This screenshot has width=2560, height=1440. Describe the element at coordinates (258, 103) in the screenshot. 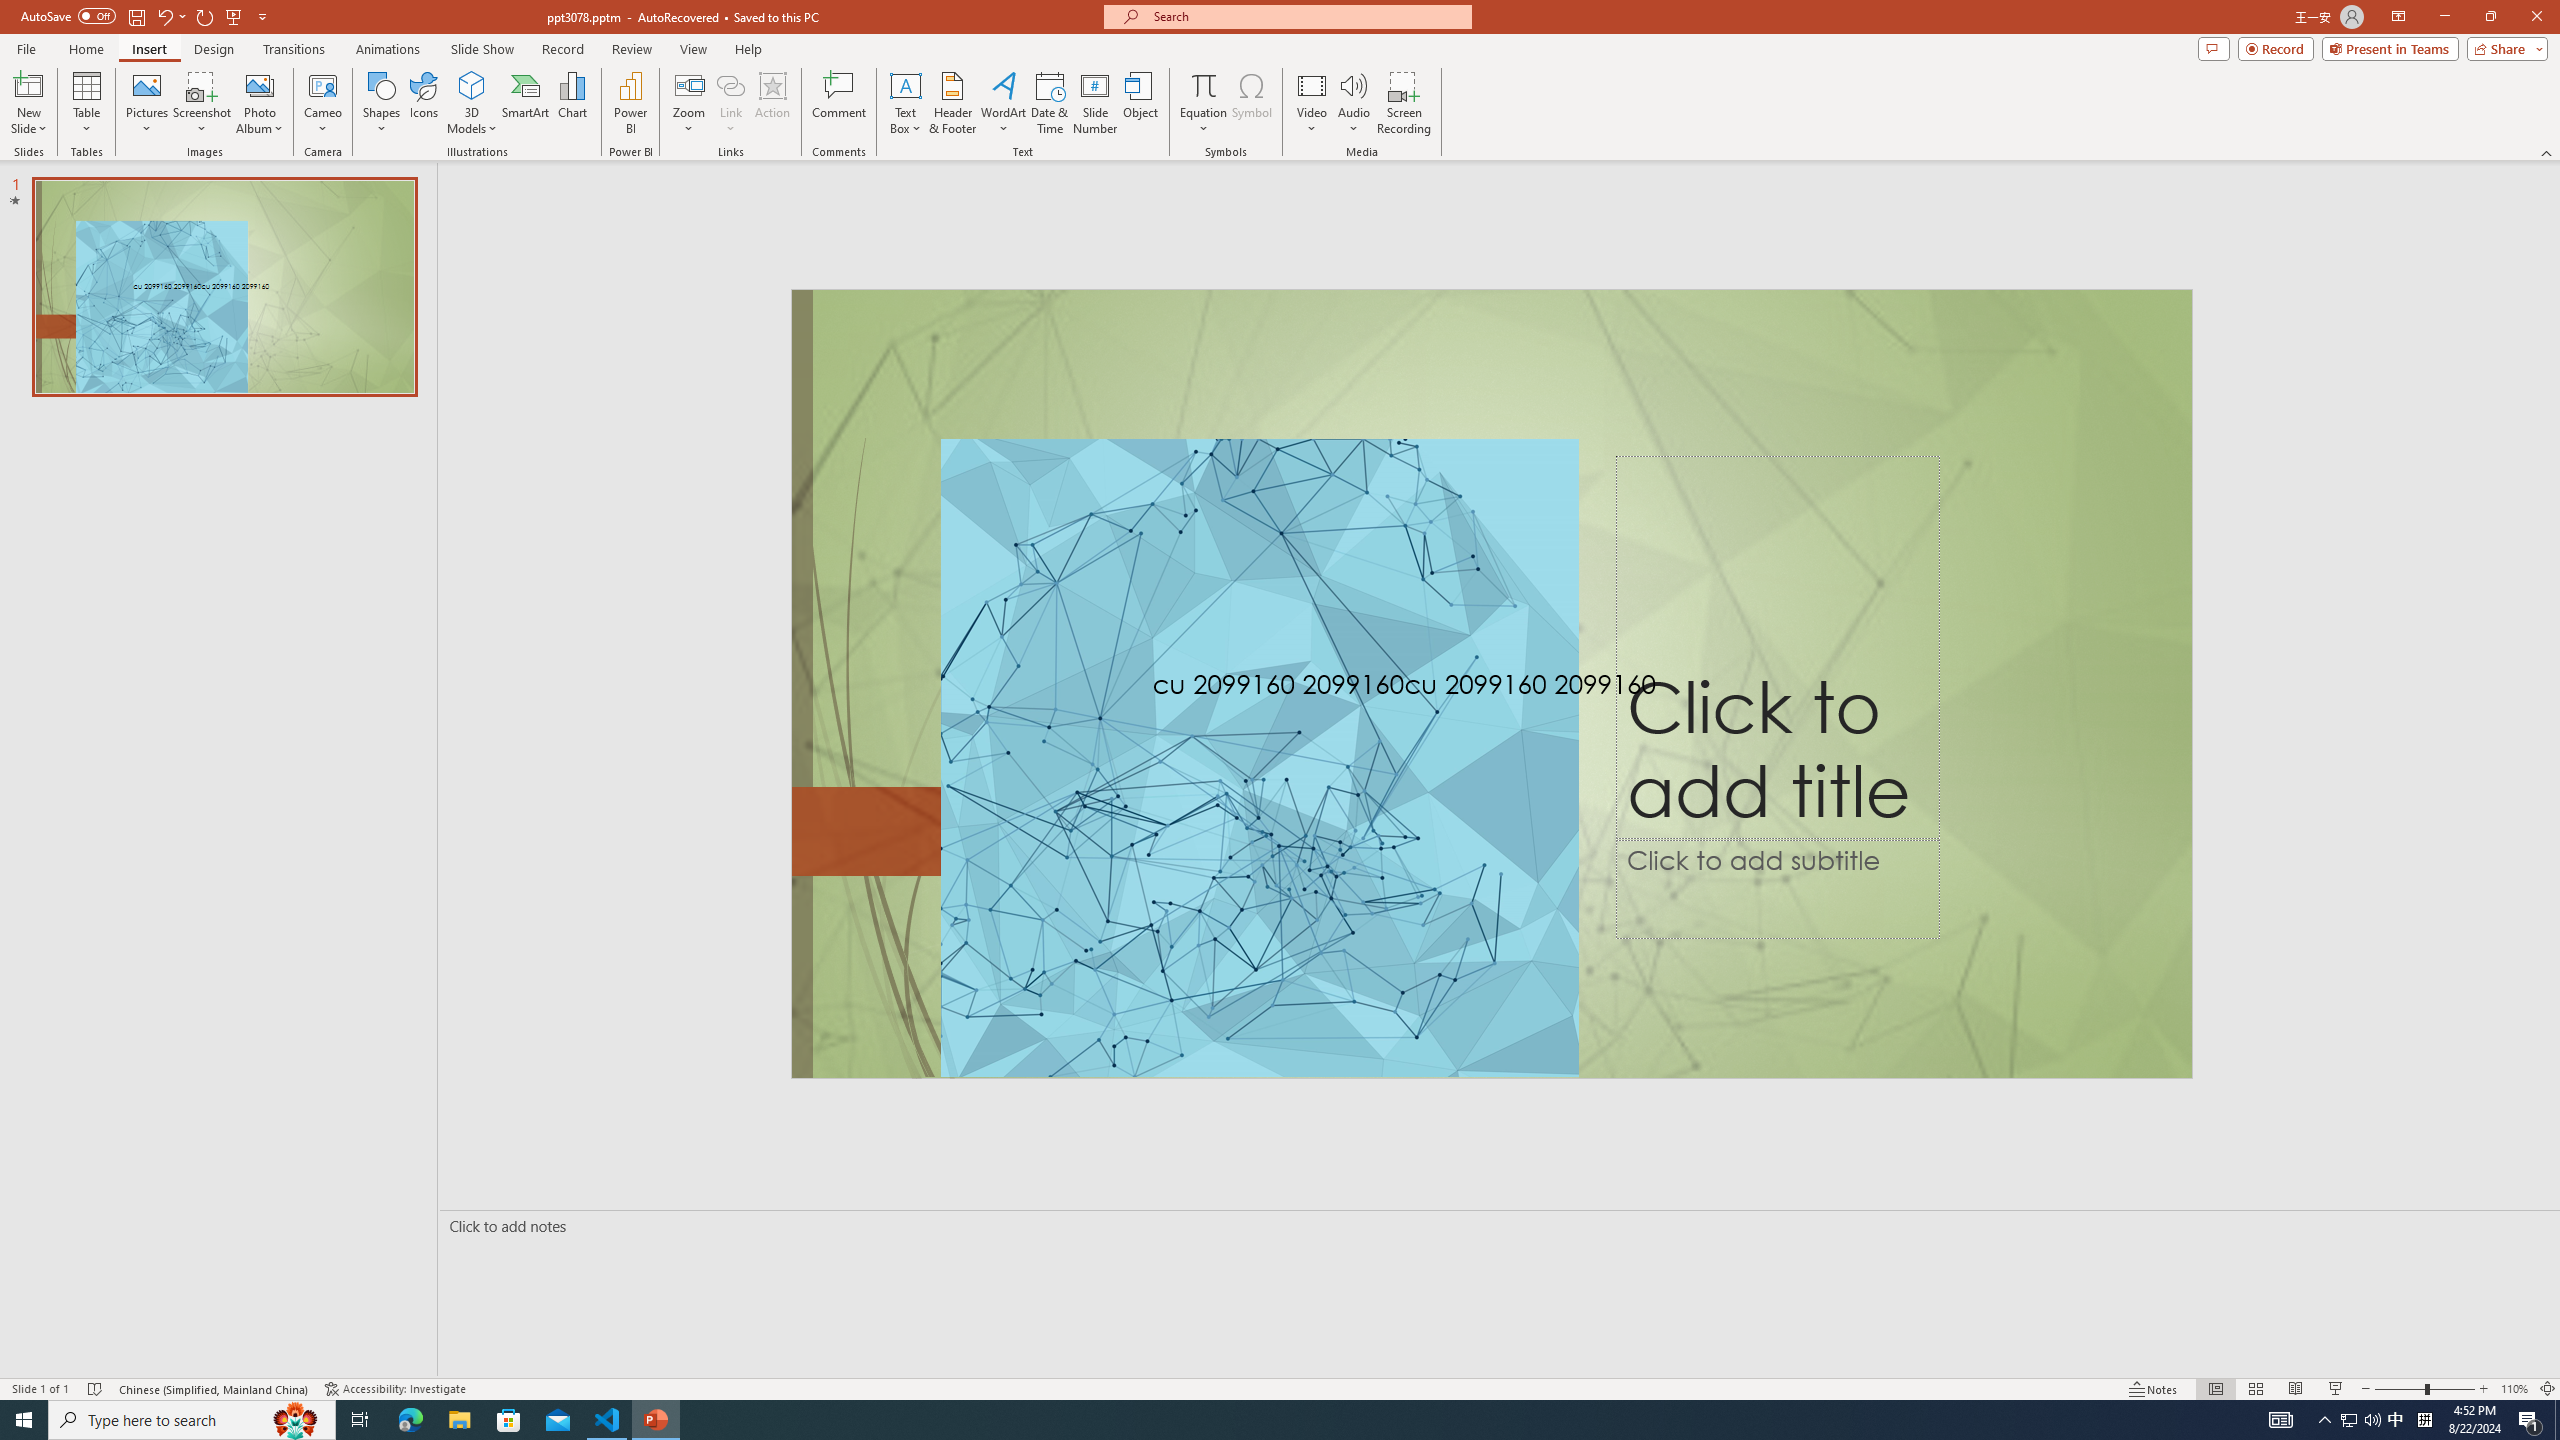

I see `'Photo Album...'` at that location.